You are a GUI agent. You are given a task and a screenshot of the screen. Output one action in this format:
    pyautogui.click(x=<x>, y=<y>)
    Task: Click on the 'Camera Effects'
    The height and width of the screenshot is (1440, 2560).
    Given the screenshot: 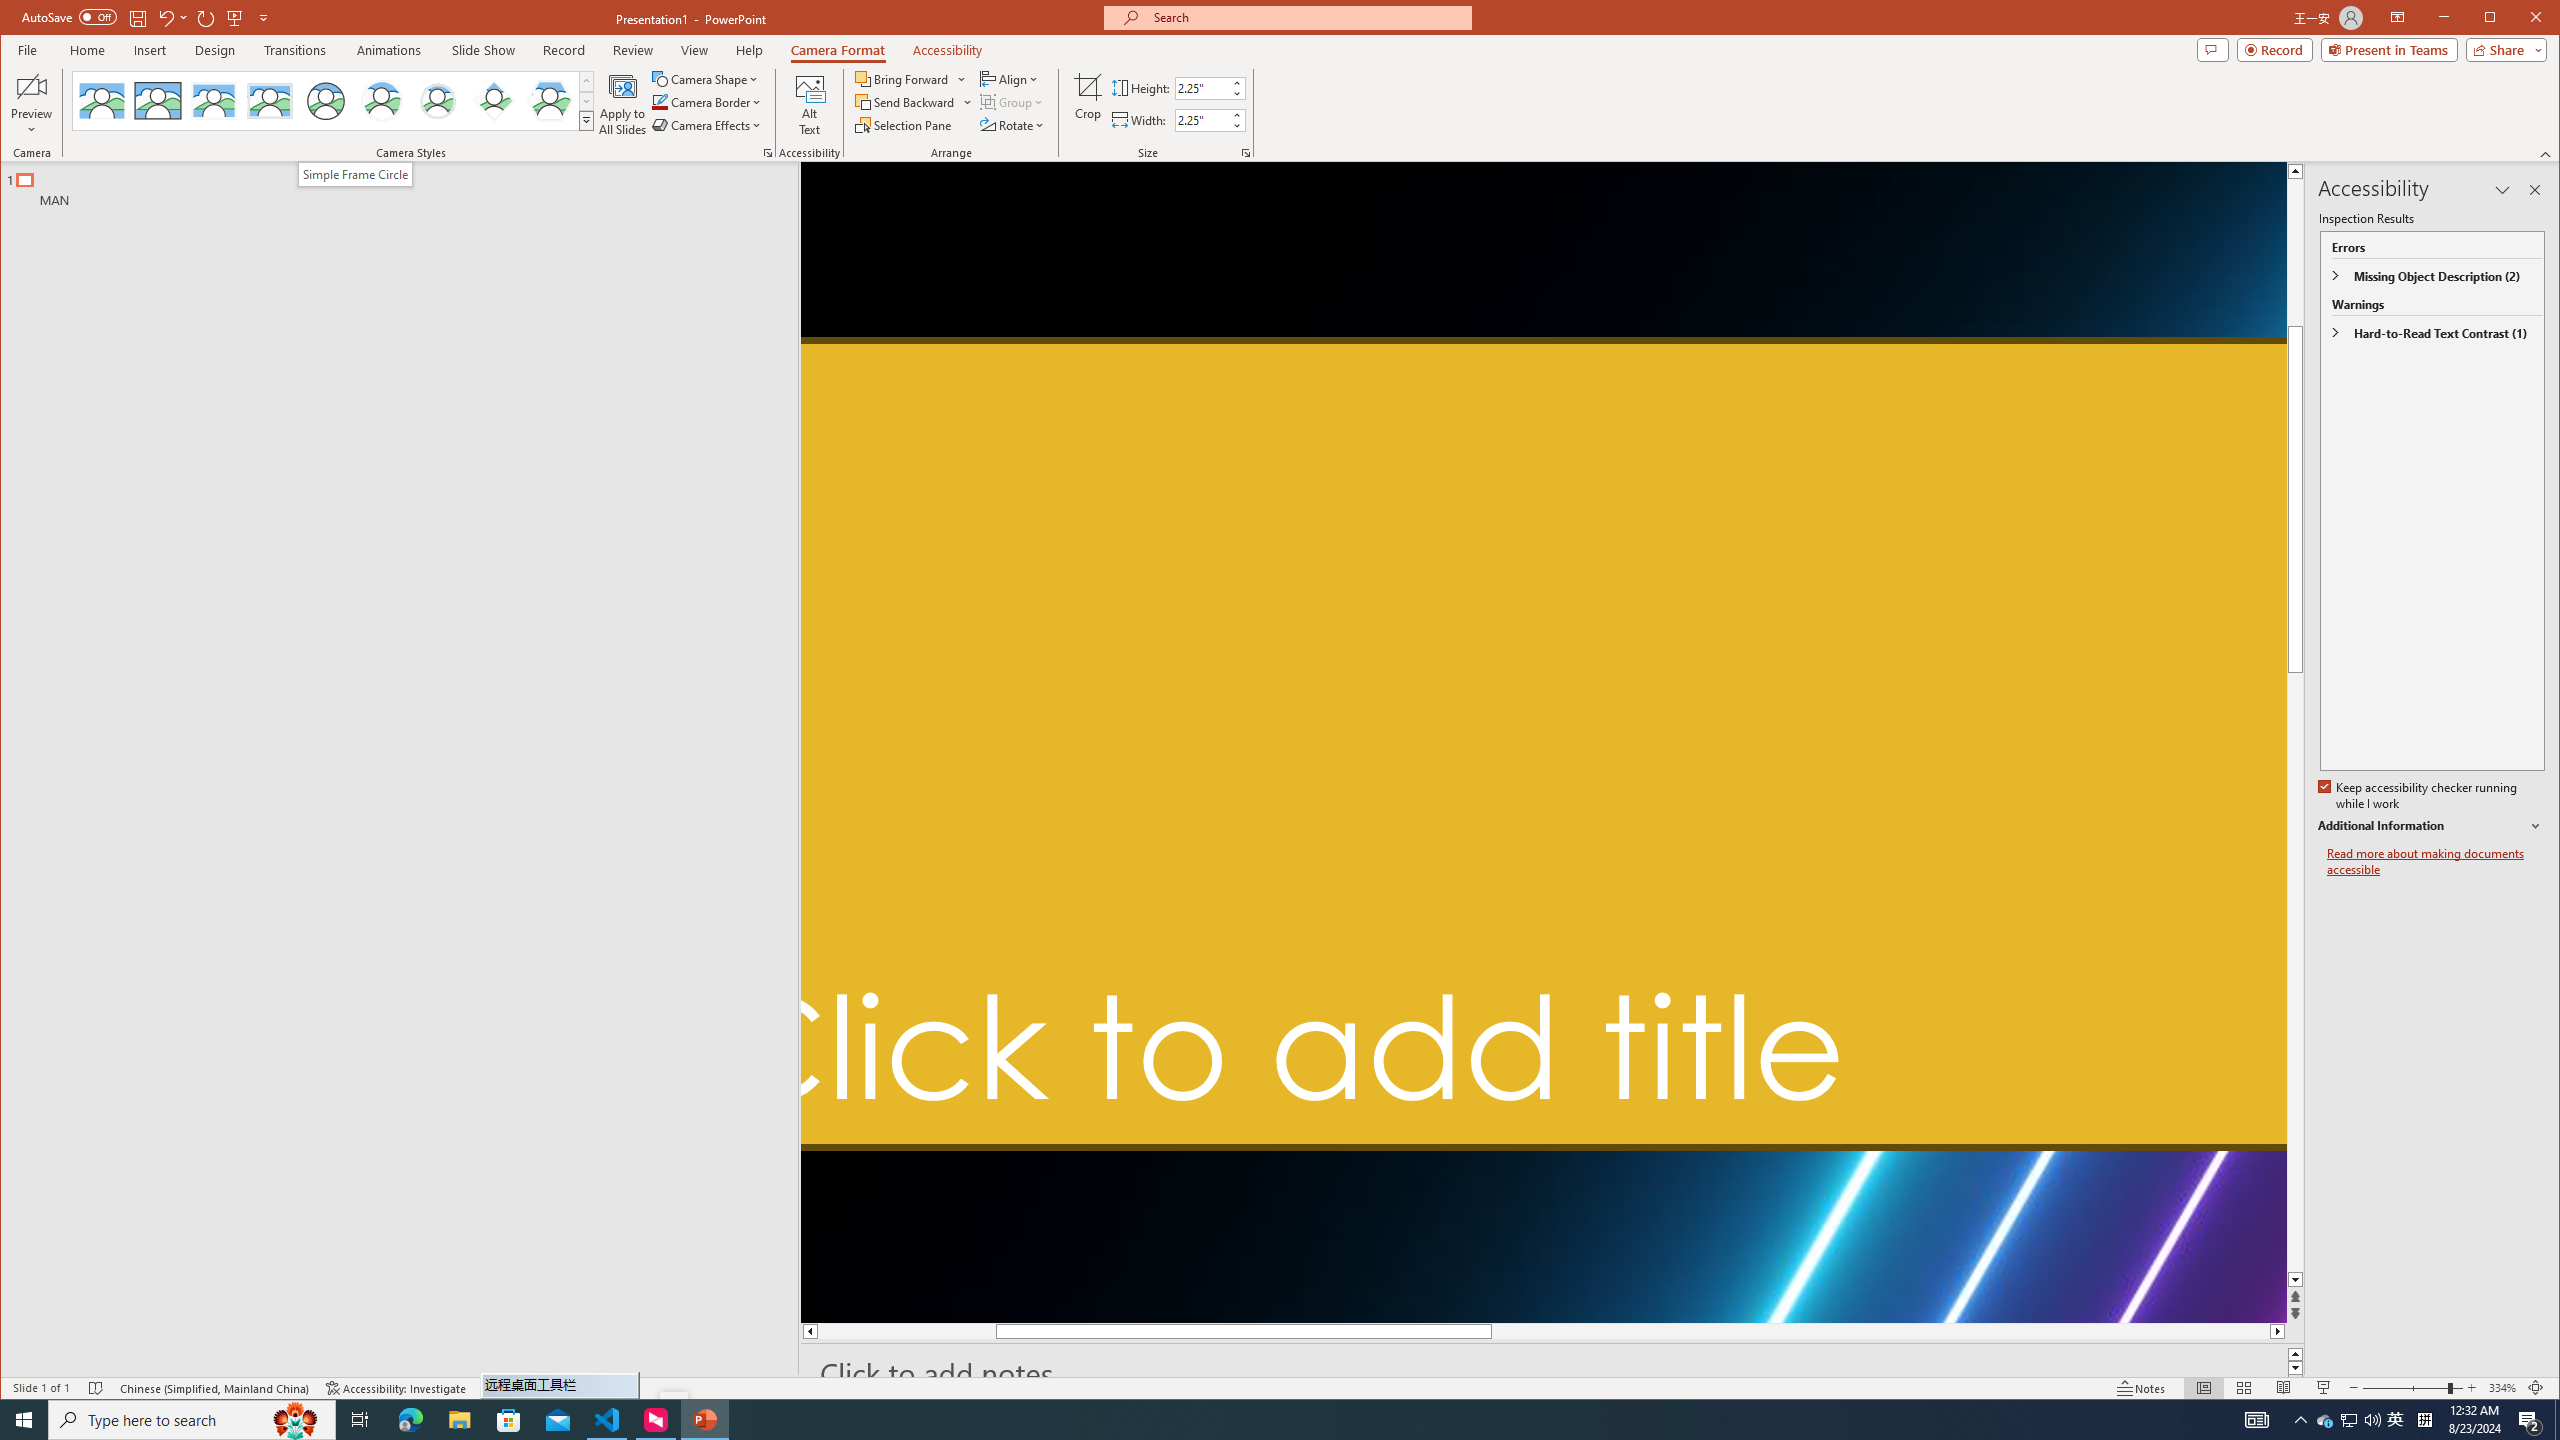 What is the action you would take?
    pyautogui.click(x=709, y=125)
    